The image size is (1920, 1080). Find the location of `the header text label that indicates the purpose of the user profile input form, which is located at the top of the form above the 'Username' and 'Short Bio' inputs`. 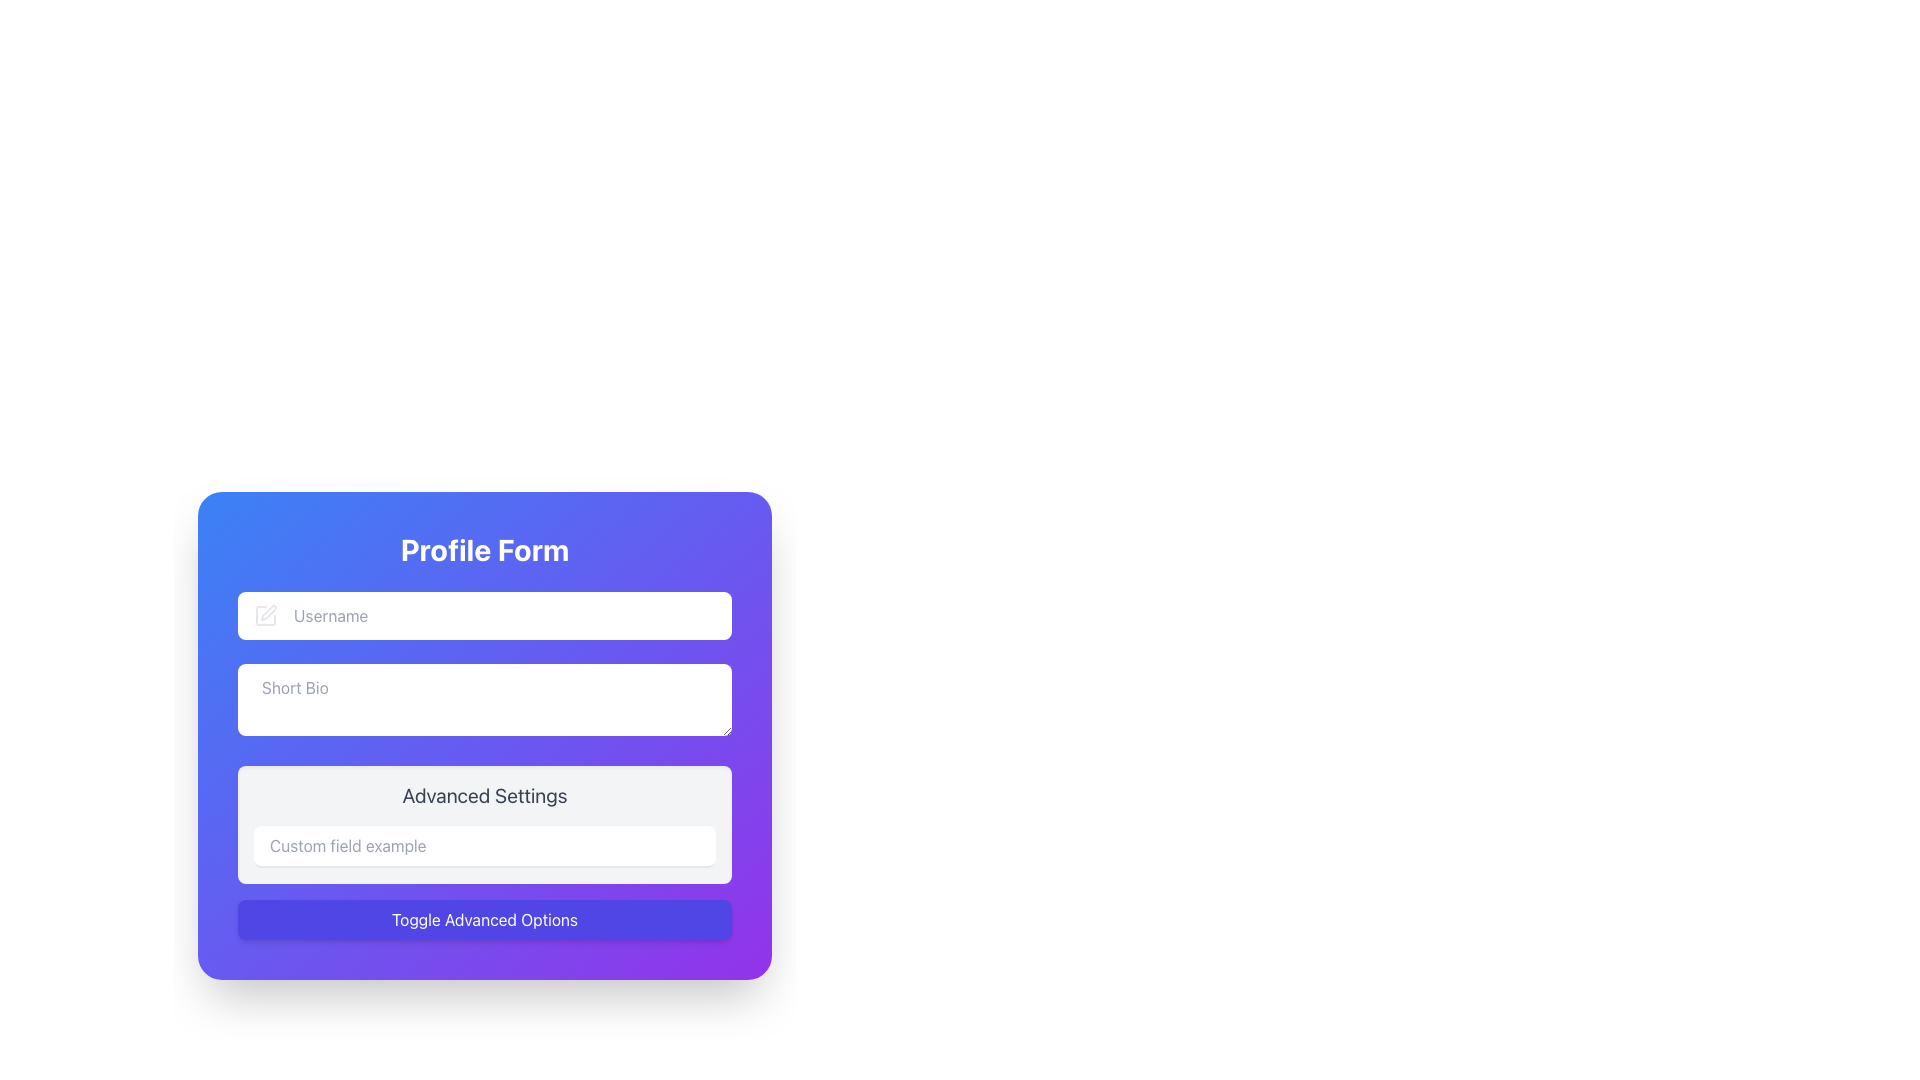

the header text label that indicates the purpose of the user profile input form, which is located at the top of the form above the 'Username' and 'Short Bio' inputs is located at coordinates (484, 550).